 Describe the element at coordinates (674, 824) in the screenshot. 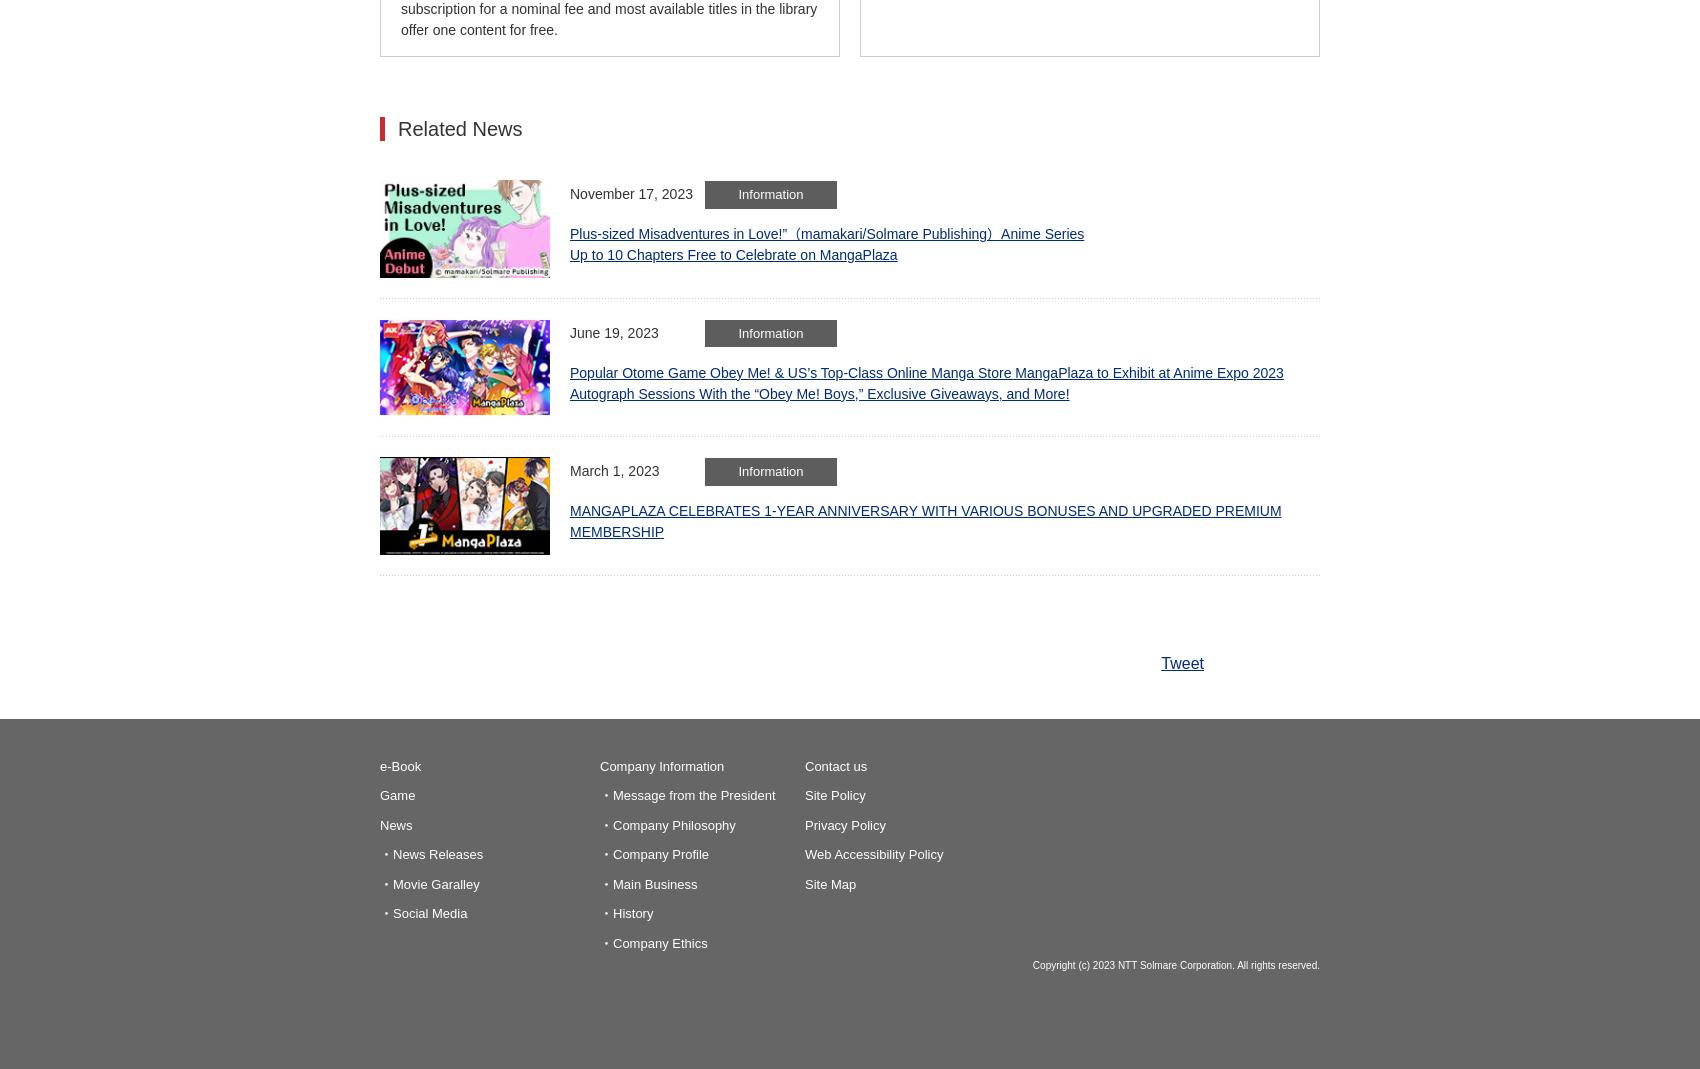

I see `'Company Philosophy'` at that location.